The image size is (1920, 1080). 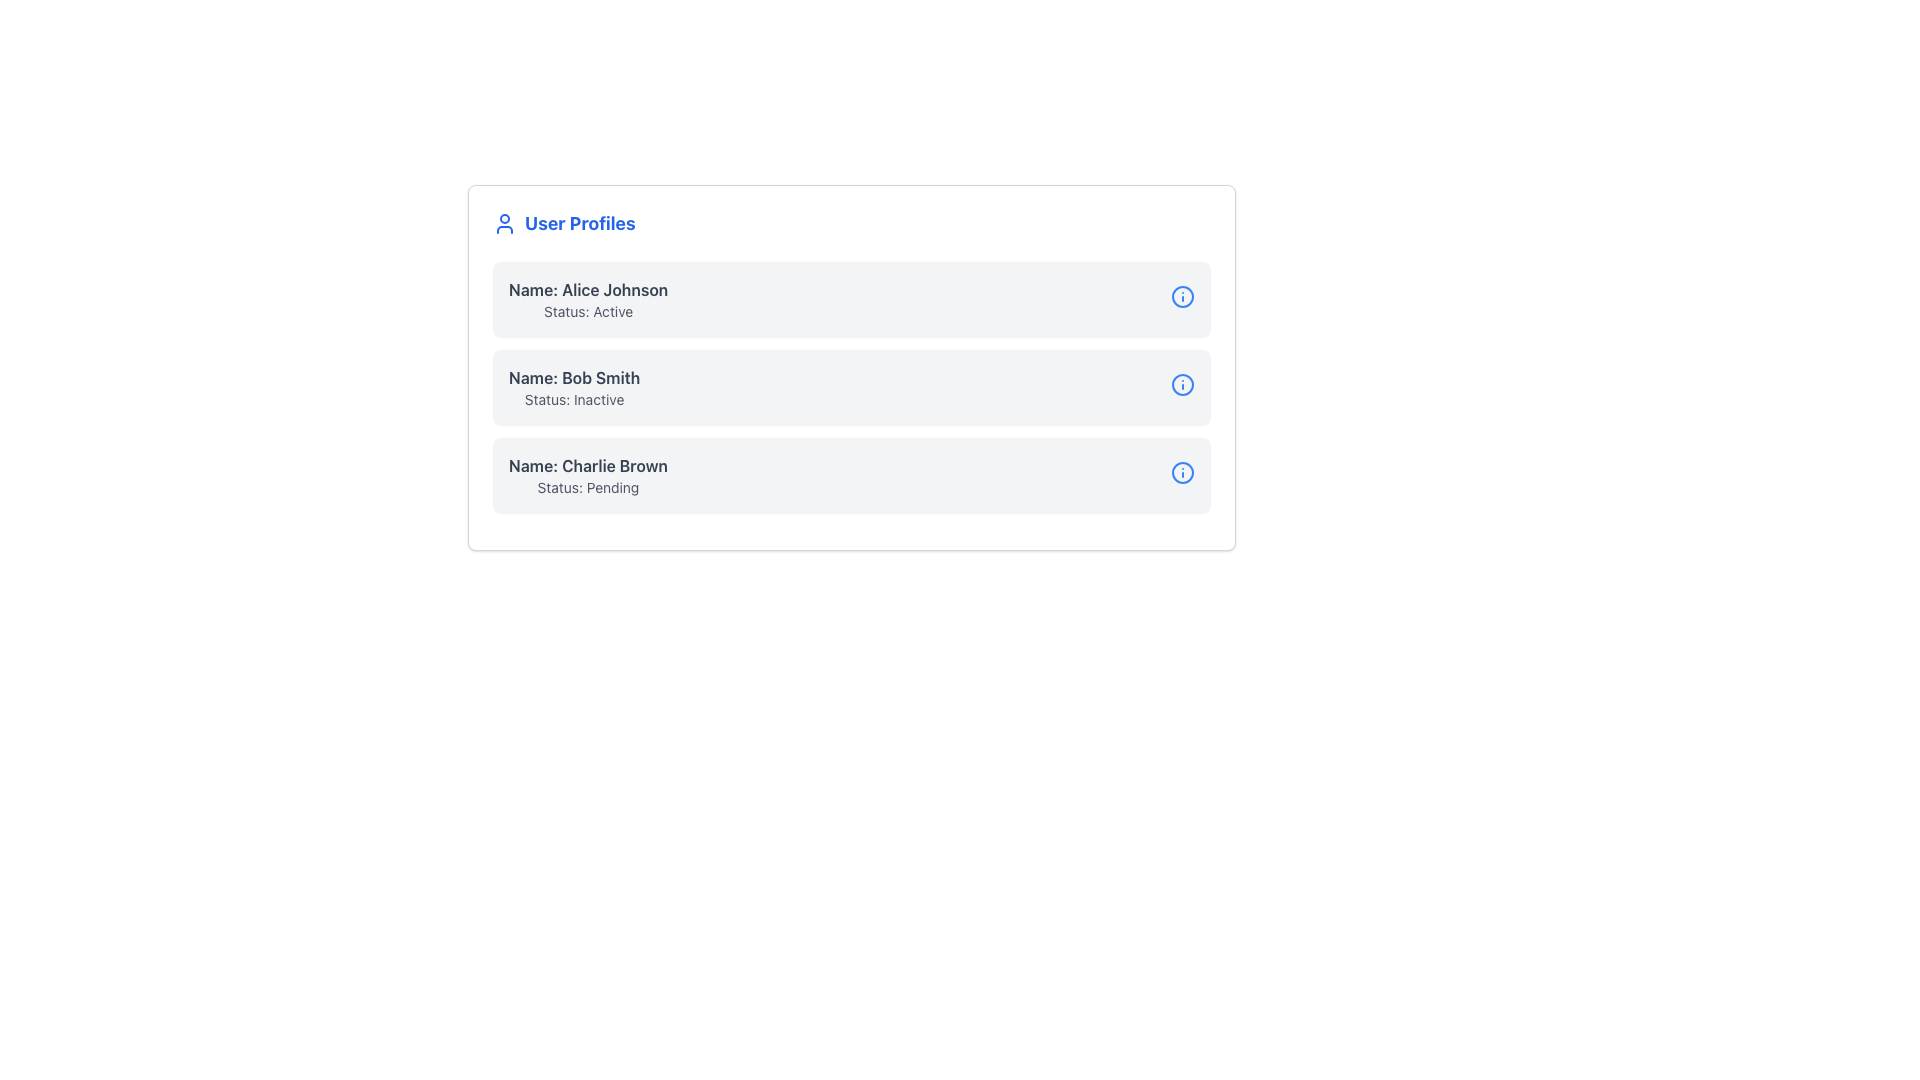 What do you see at coordinates (1182, 475) in the screenshot?
I see `the Interactive Status Indicator located to the far right of the 'Name: Charlie Brown Status: Pending' entry in the user profiles list, which is the third item in the list` at bounding box center [1182, 475].